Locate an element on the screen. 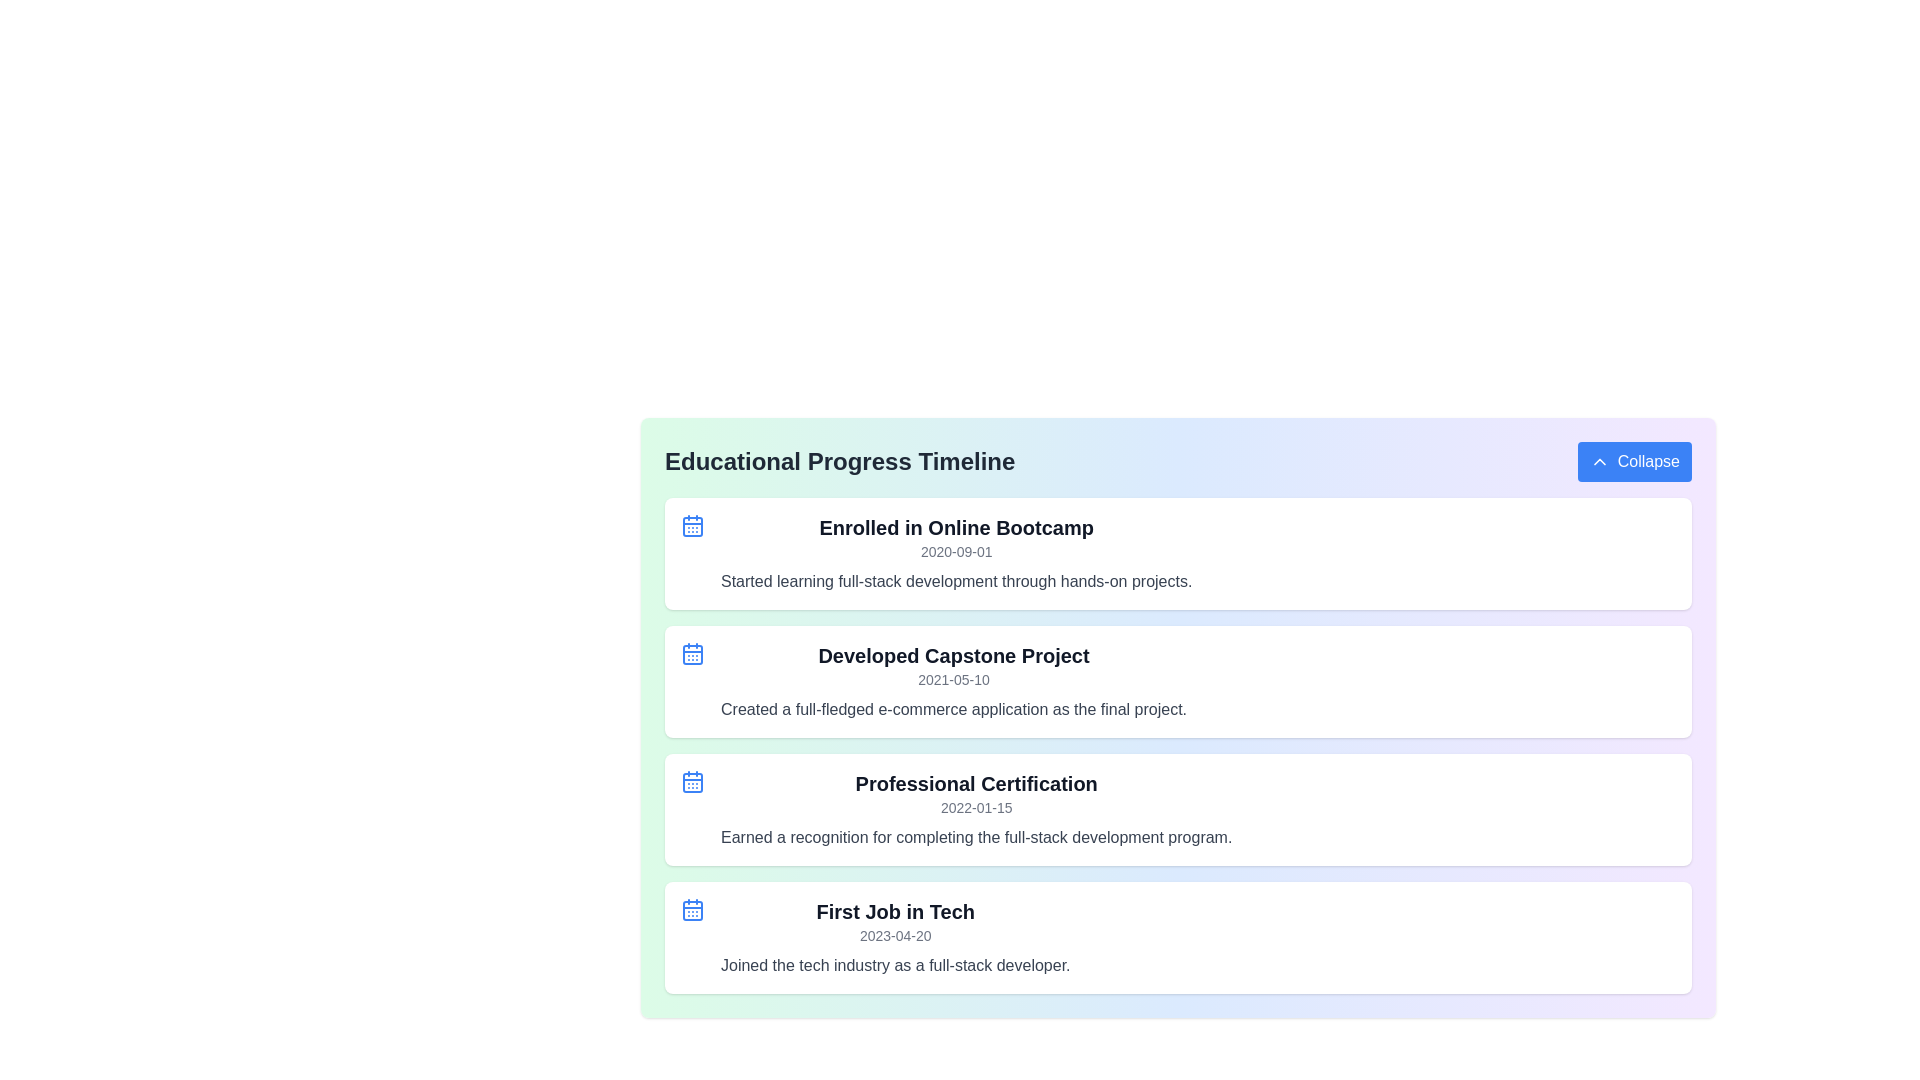  the date icon in the third entry of the 'Educational Progress Timeline', located to the left of 'Professional Certification' is located at coordinates (692, 781).